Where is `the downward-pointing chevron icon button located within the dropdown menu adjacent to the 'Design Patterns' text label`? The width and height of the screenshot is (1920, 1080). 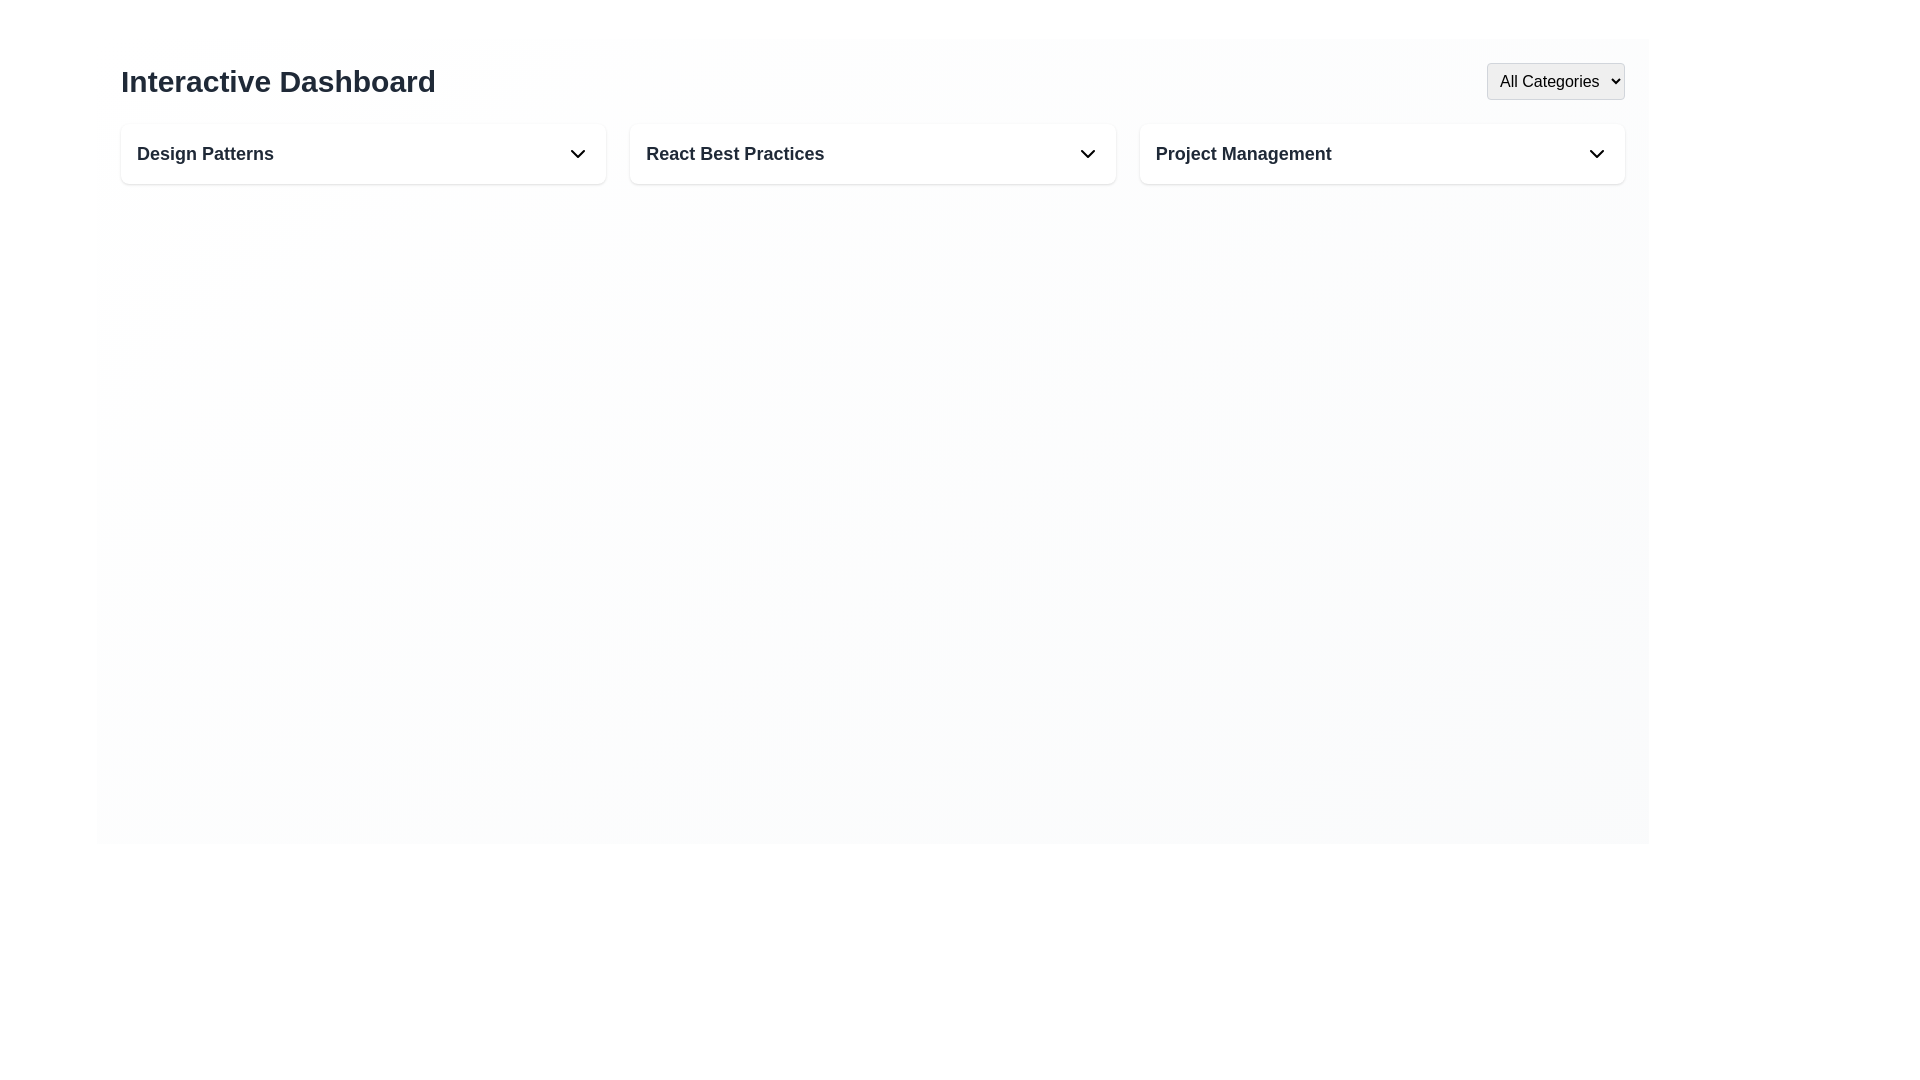 the downward-pointing chevron icon button located within the dropdown menu adjacent to the 'Design Patterns' text label is located at coordinates (577, 153).